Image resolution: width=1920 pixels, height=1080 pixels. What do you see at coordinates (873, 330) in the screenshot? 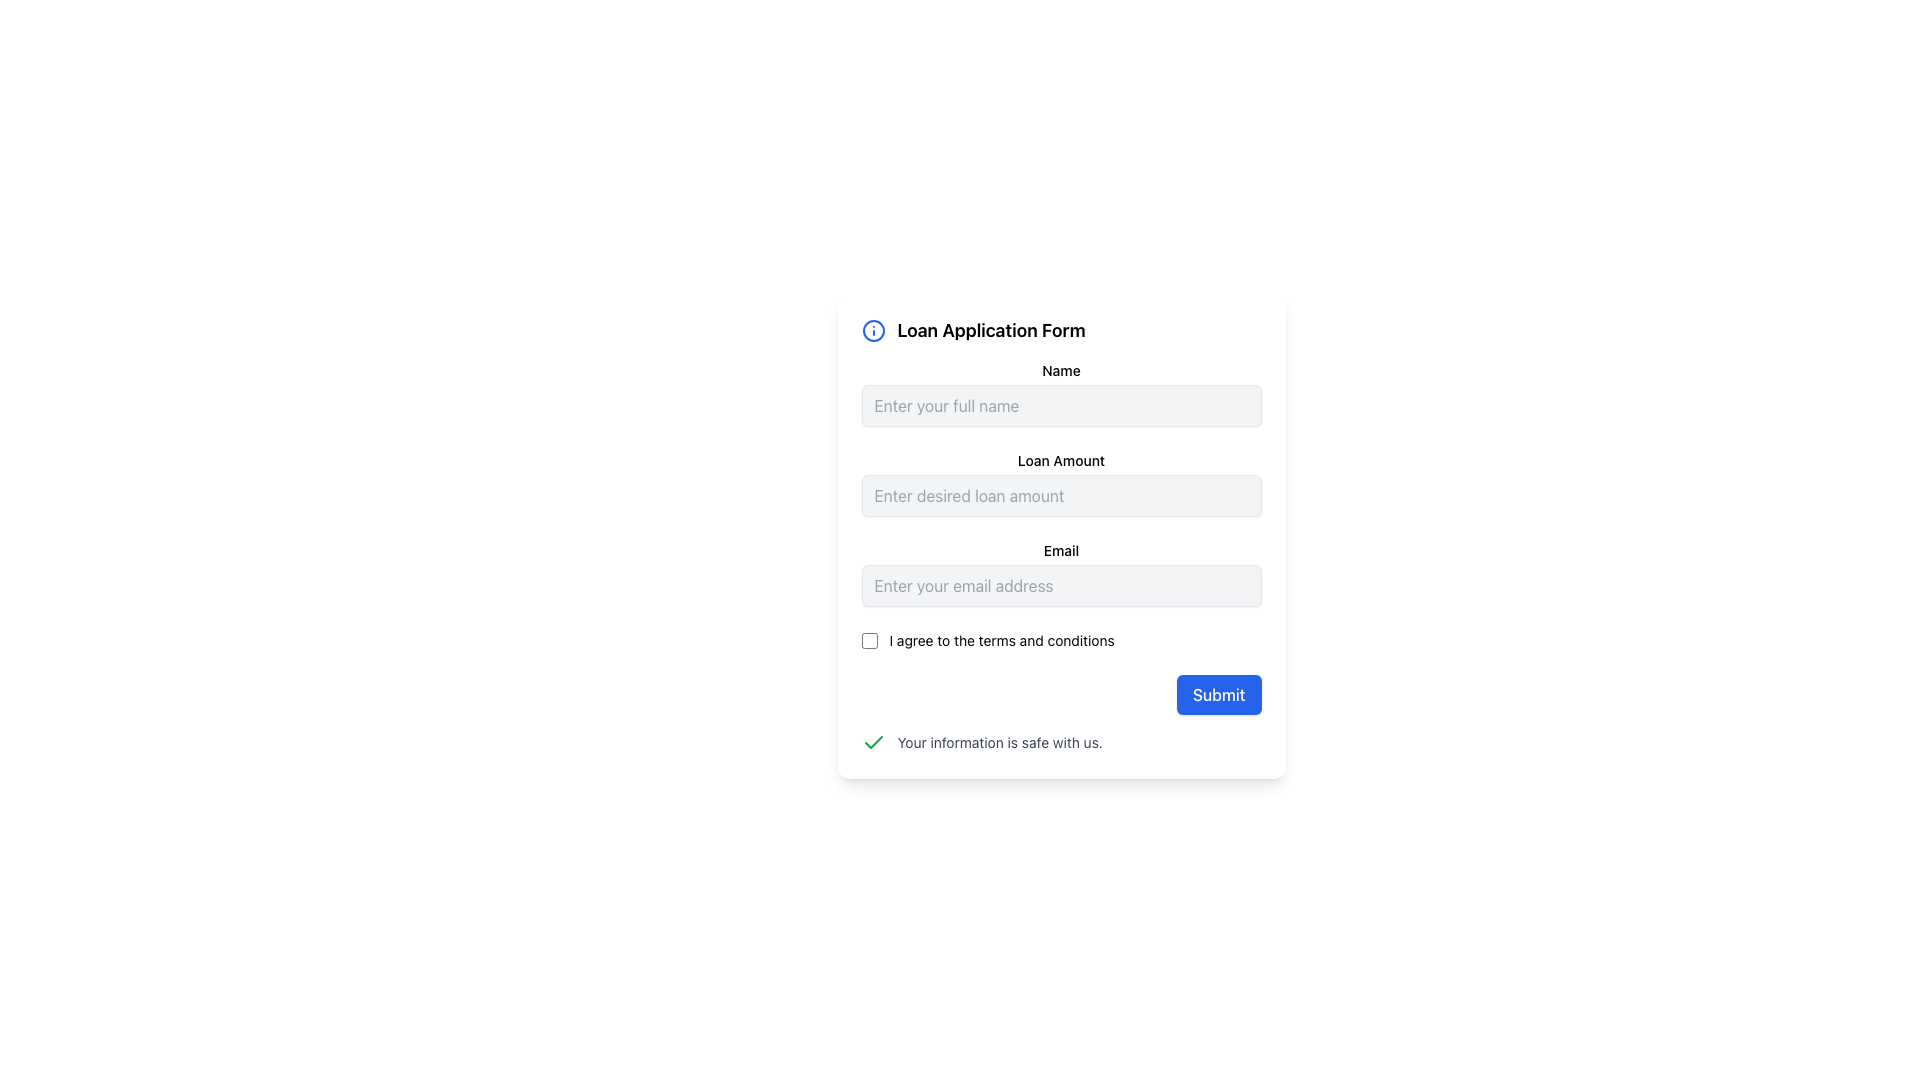
I see `the information icon located in the top-left of the header section of the 'Loan Application Form'` at bounding box center [873, 330].